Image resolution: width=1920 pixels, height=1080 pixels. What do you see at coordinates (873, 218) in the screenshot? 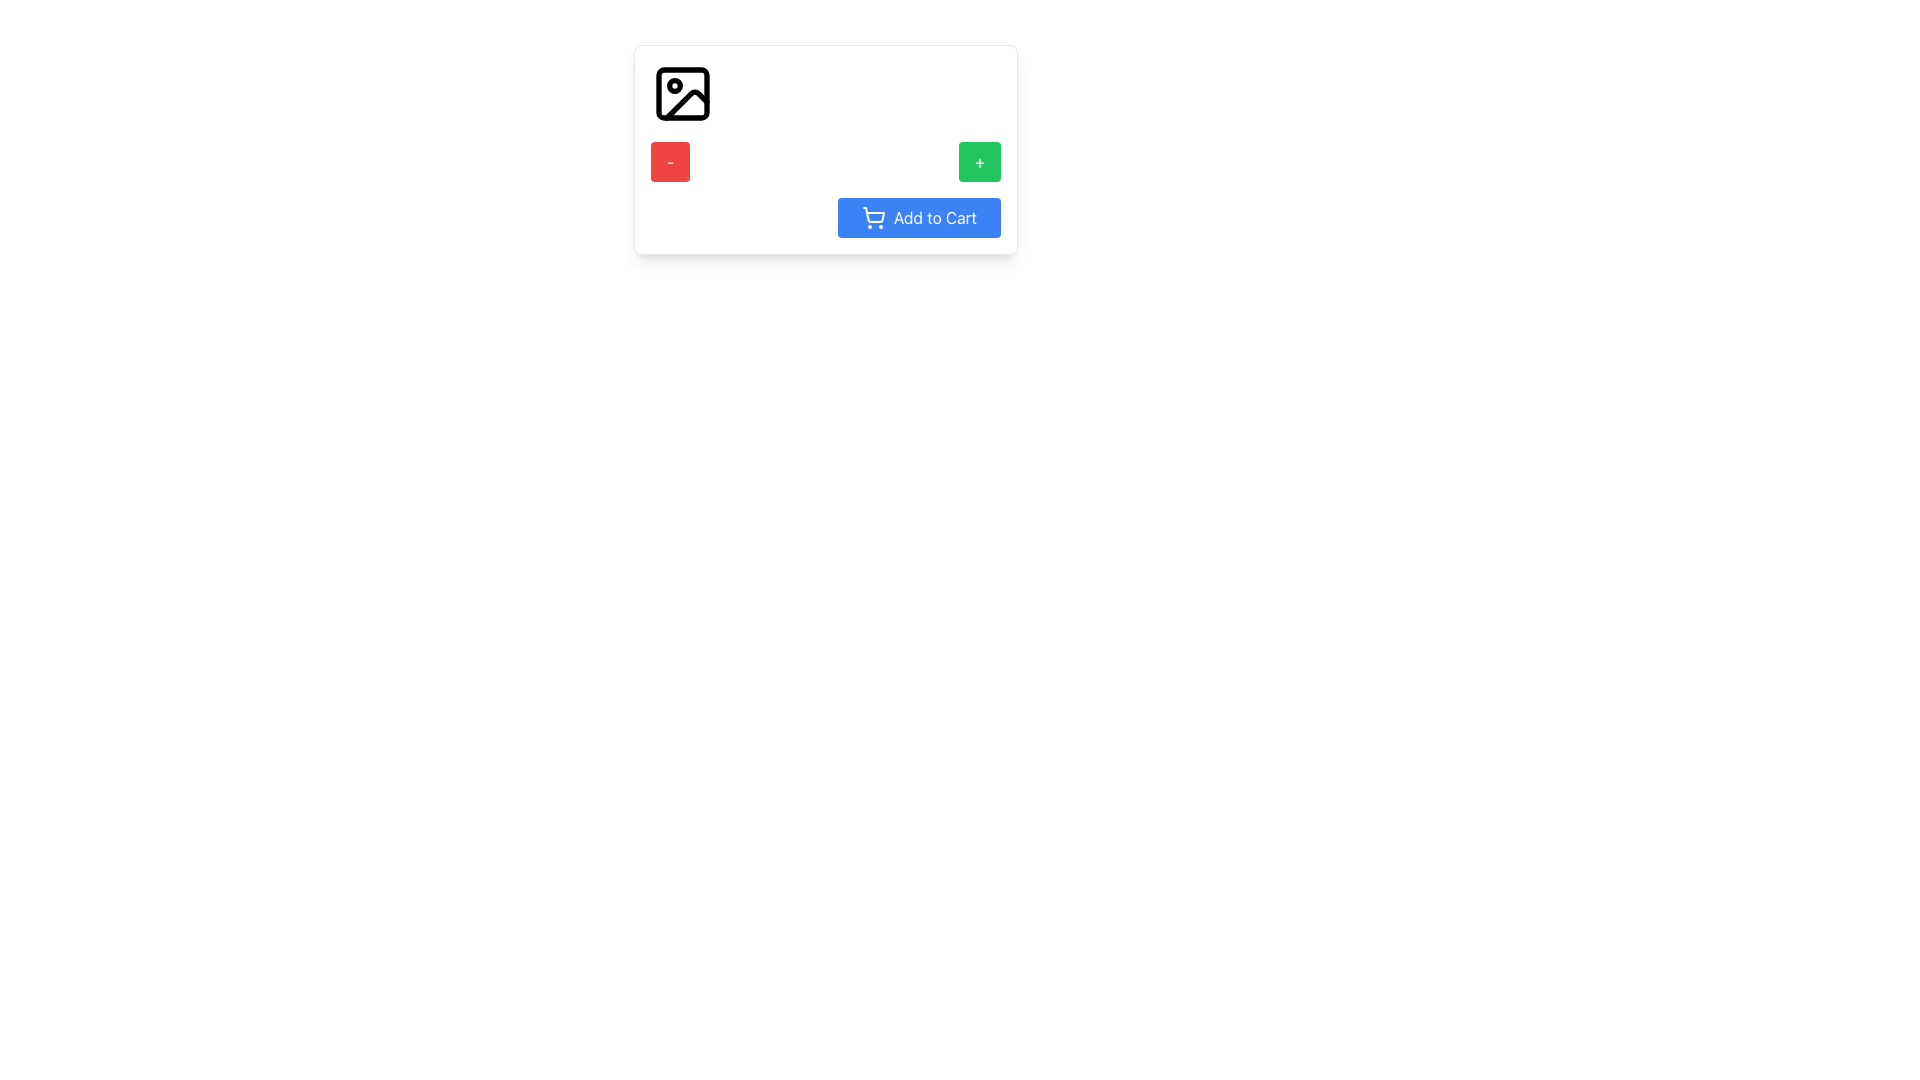
I see `the 'Add to Cart' button, which contains a shopping cart icon on its left side, located at the bottom center of the card interface` at bounding box center [873, 218].